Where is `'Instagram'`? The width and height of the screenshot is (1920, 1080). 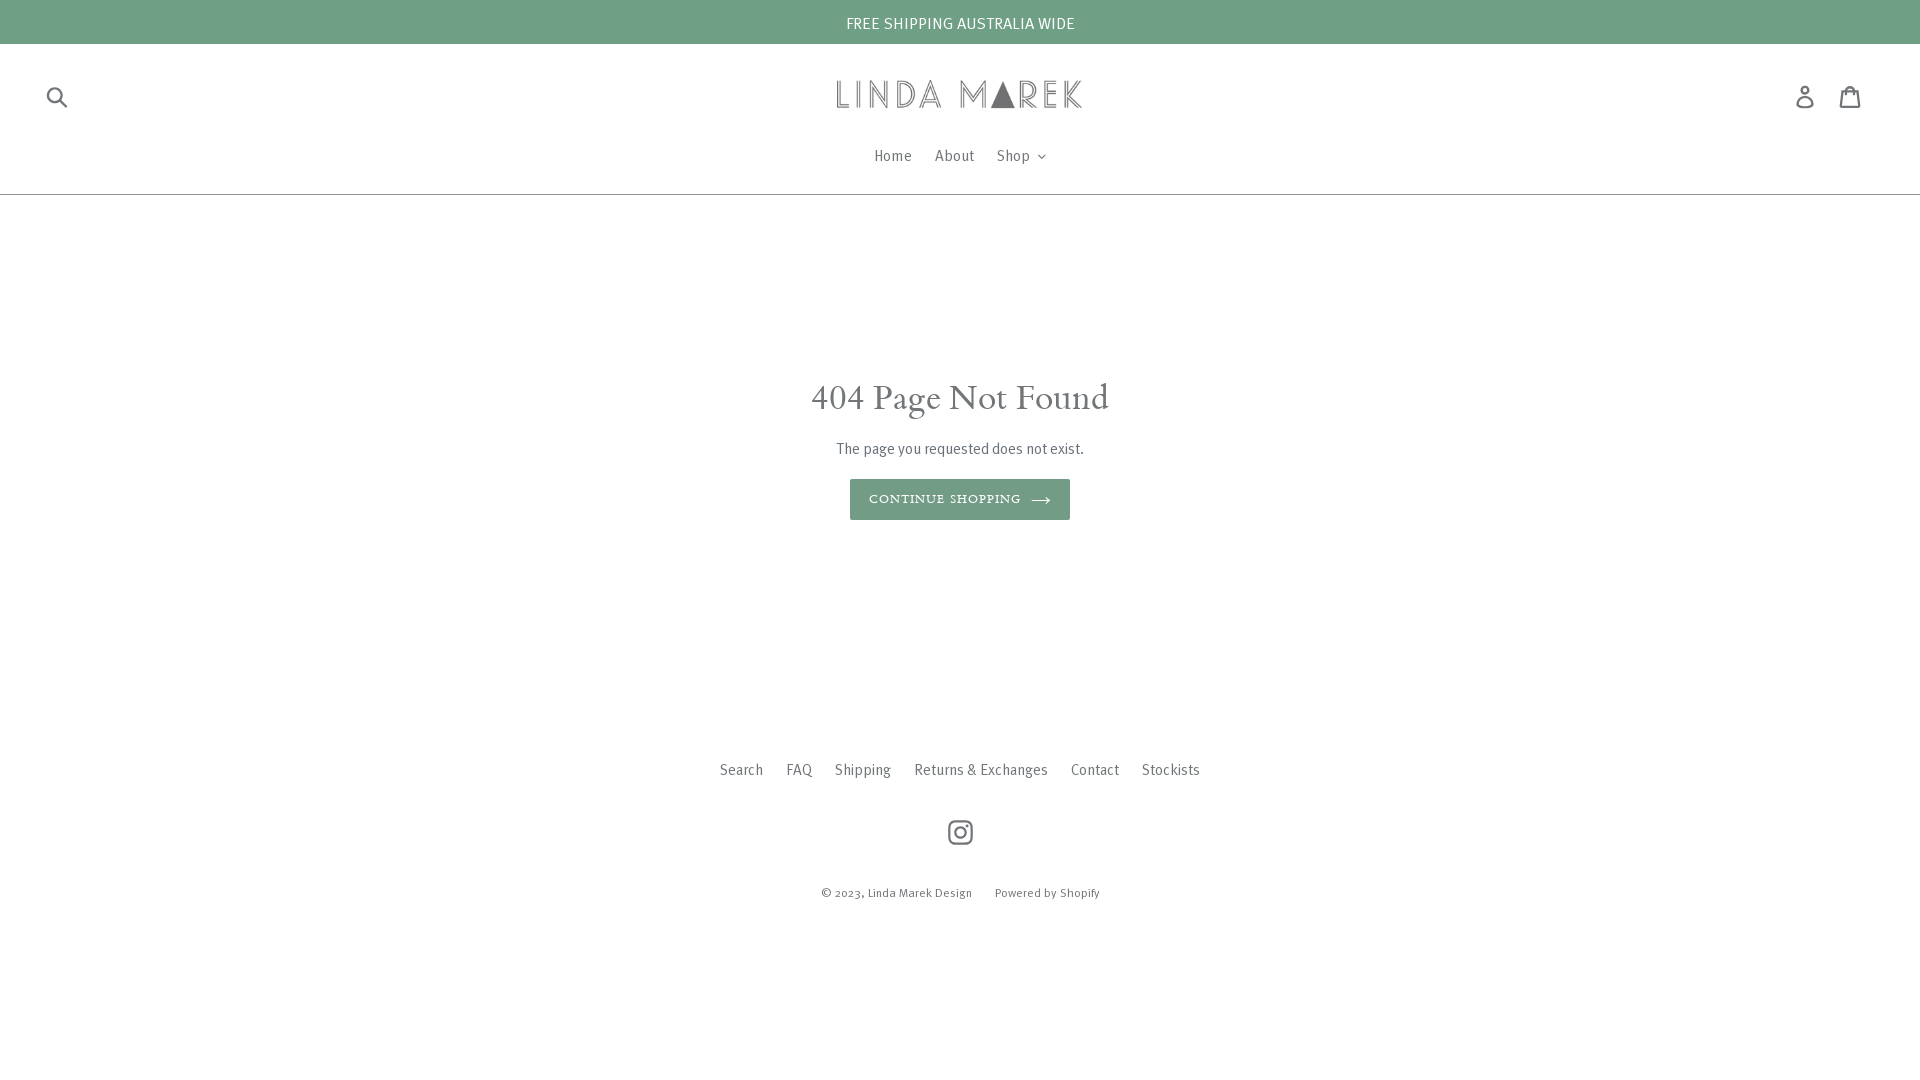
'Instagram' is located at coordinates (958, 832).